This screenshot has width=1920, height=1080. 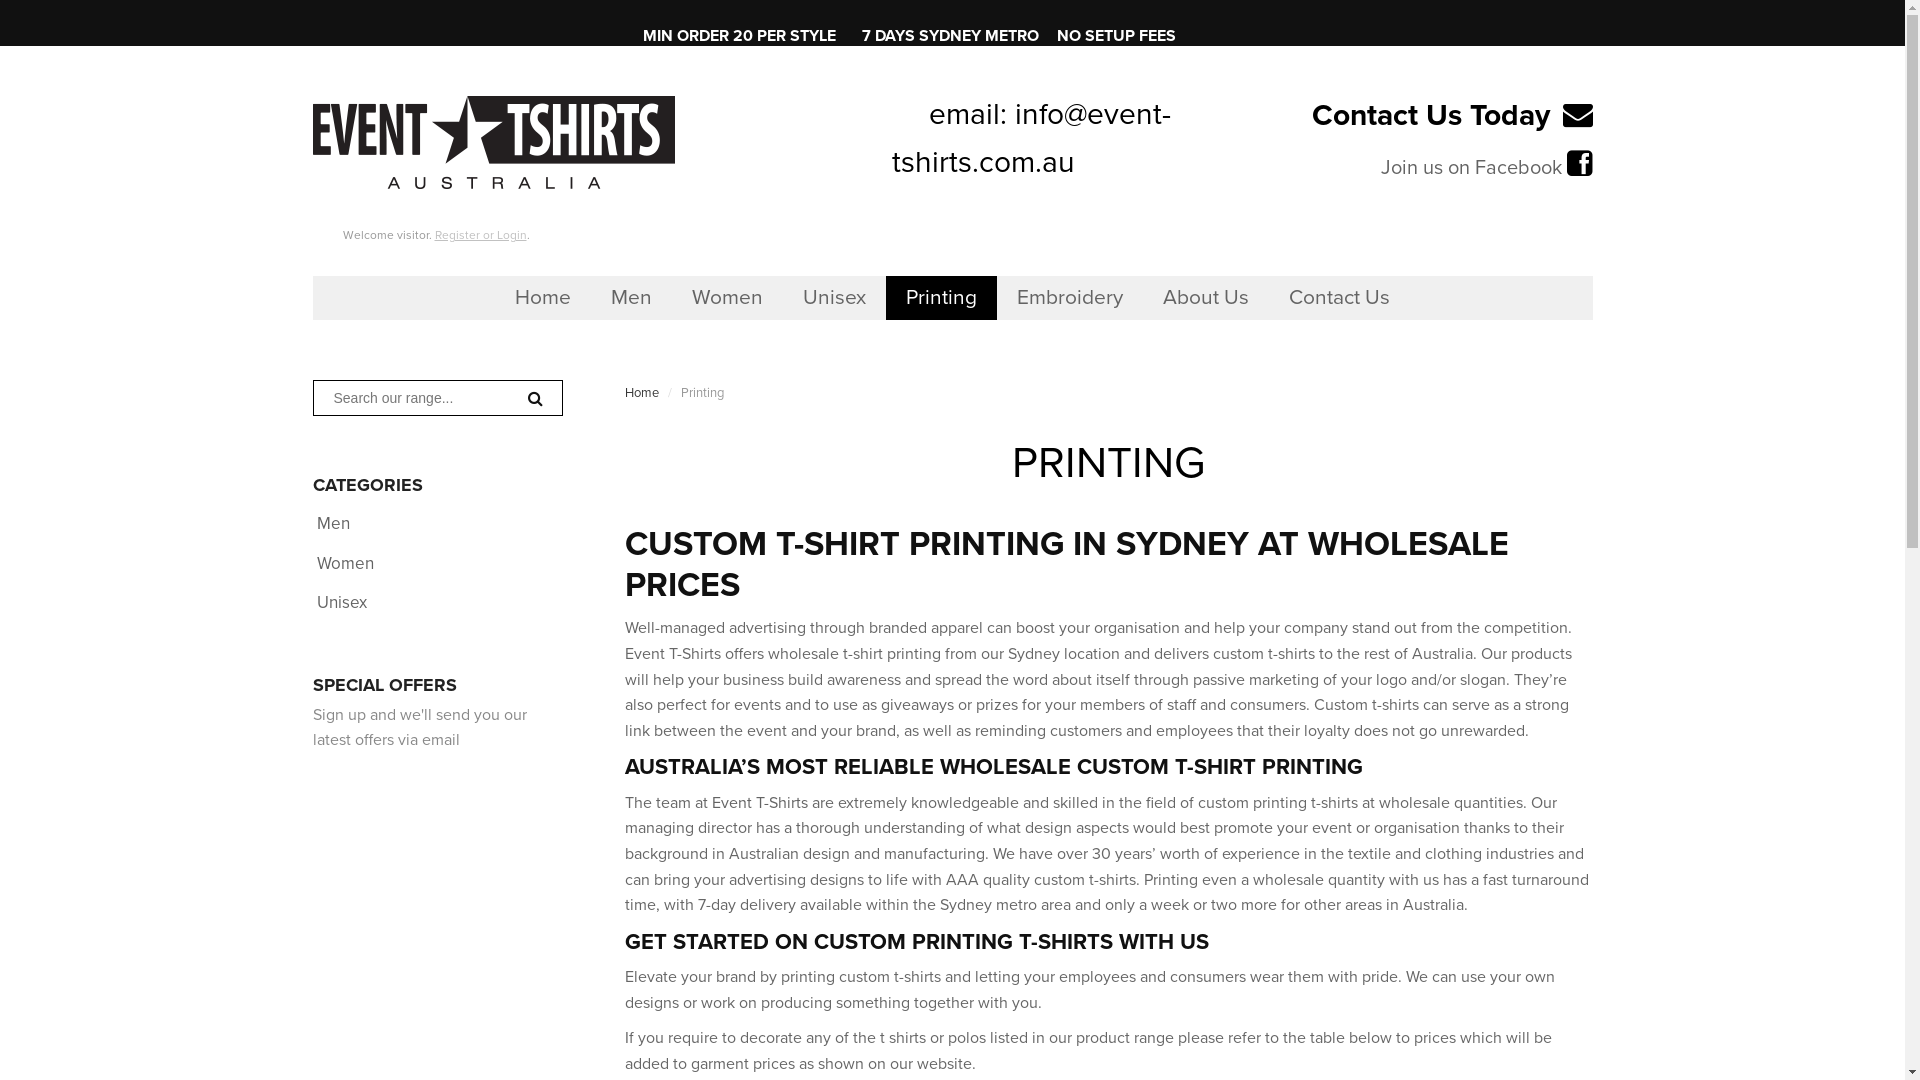 I want to click on 'Men', so click(x=315, y=522).